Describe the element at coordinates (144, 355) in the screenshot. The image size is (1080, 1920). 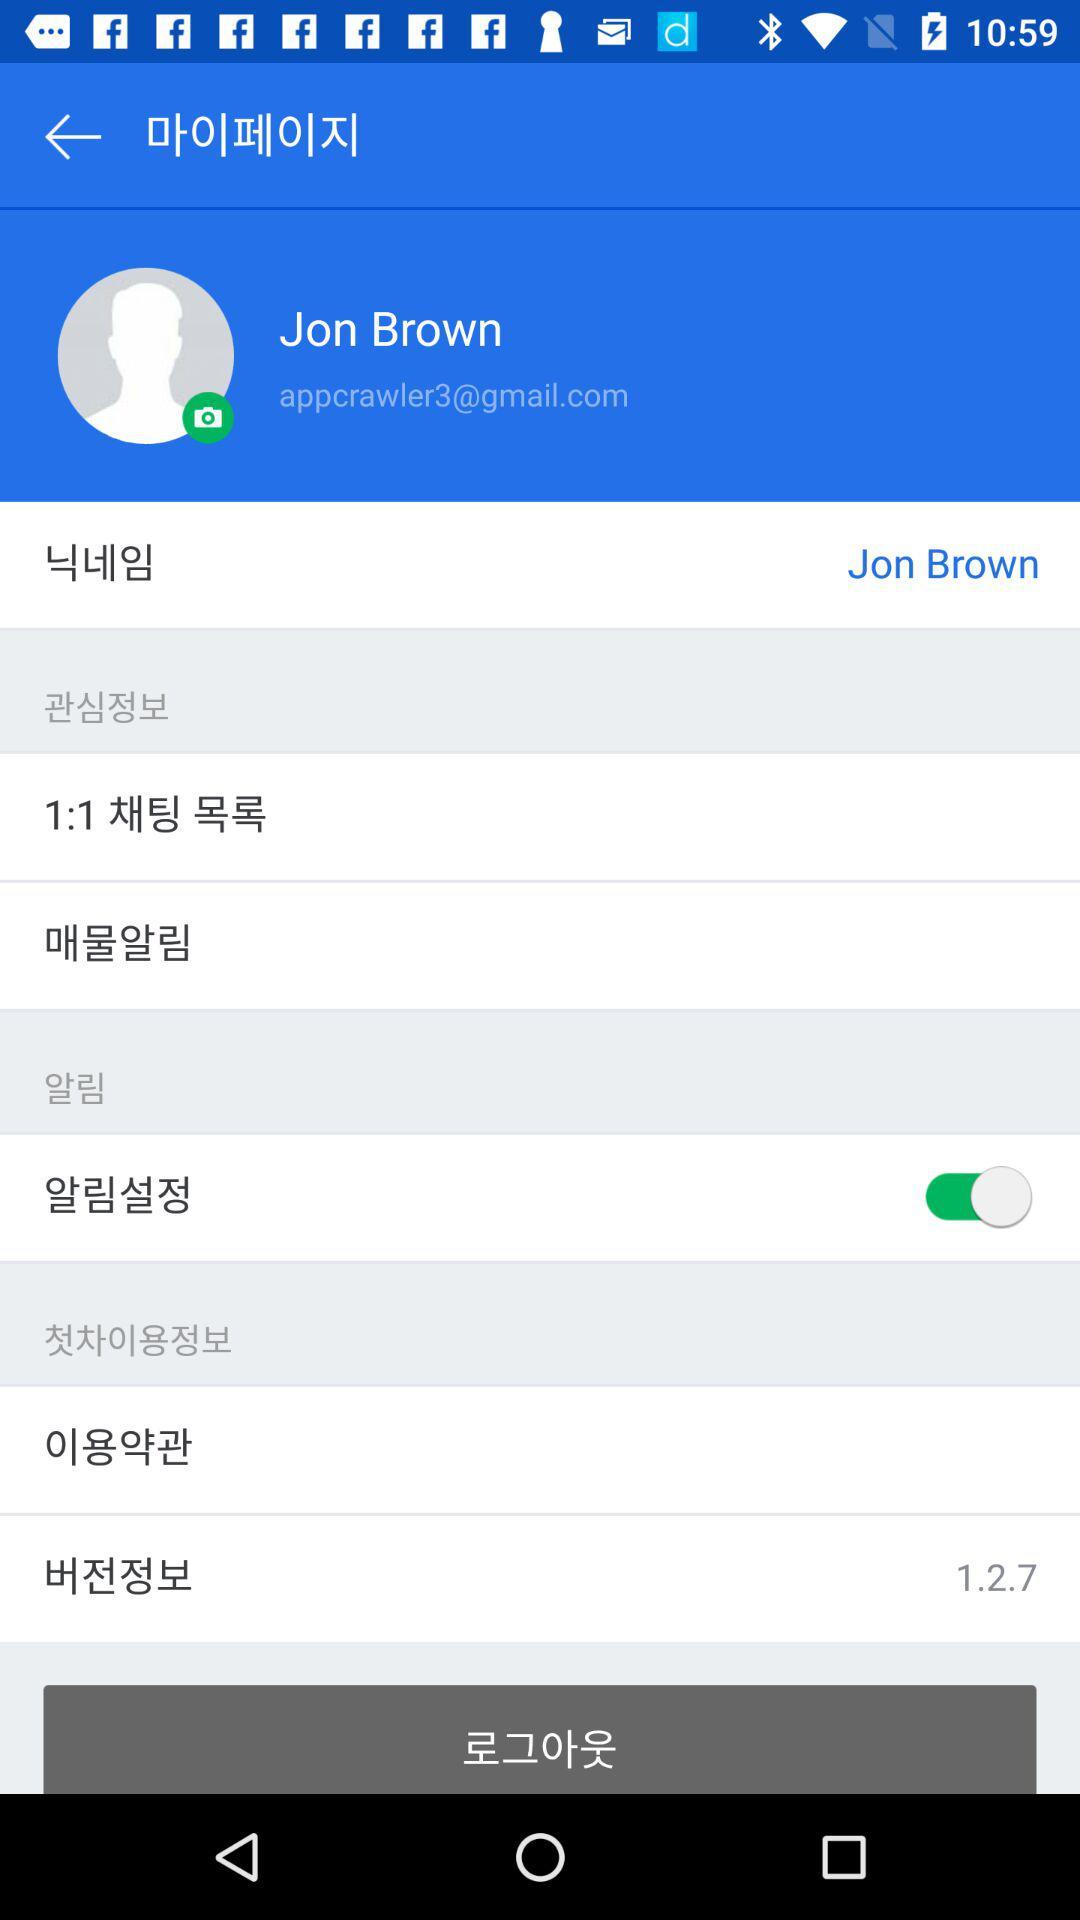
I see `the avatar icon` at that location.